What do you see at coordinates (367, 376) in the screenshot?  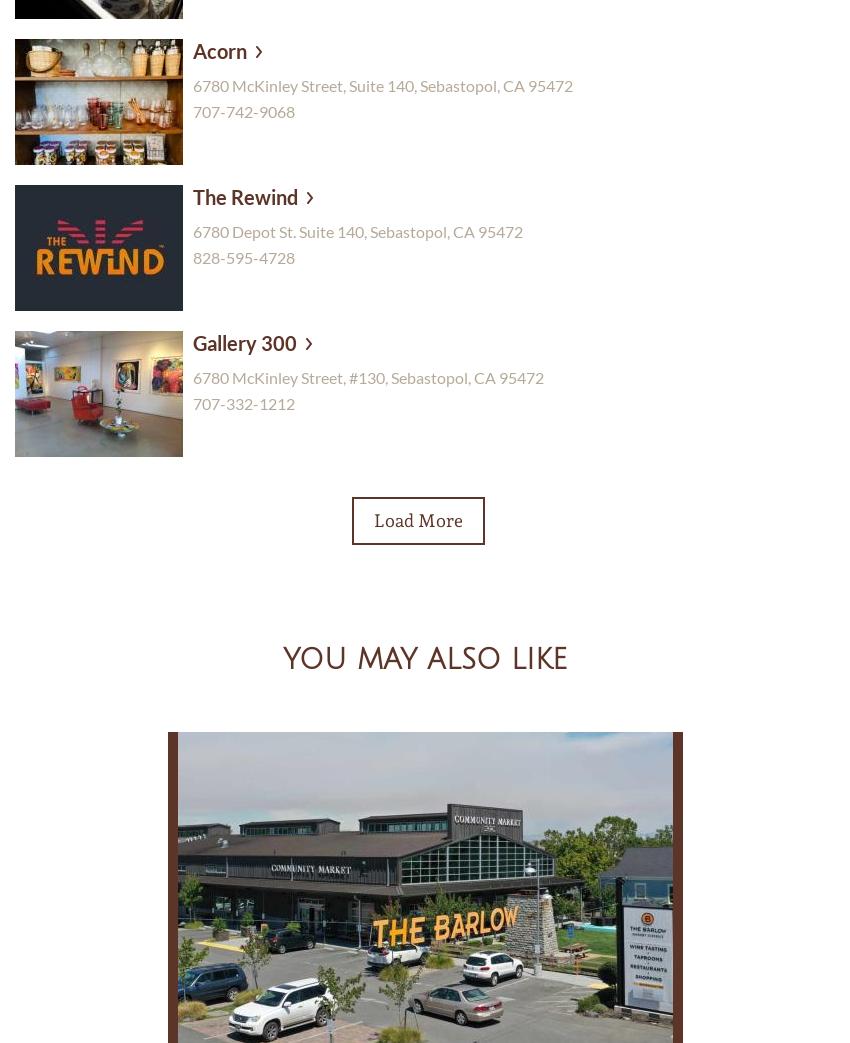 I see `'6780 McKinley Street, #130, Sebastopol, CA 95472'` at bounding box center [367, 376].